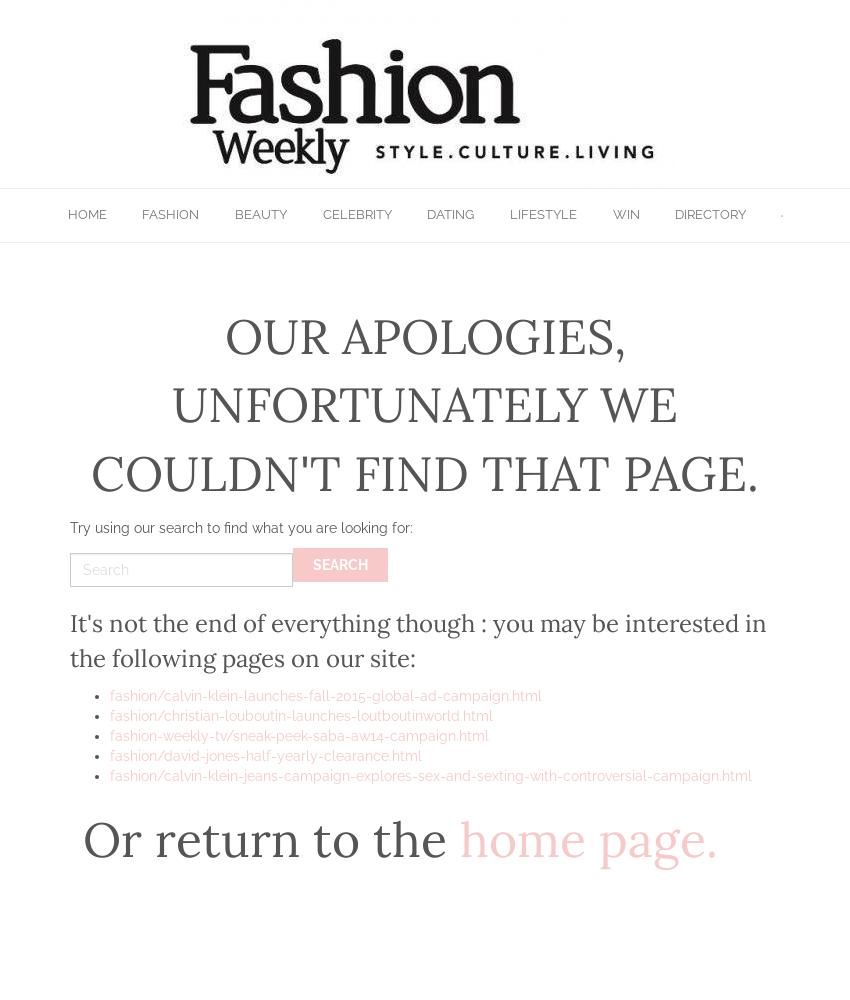 The image size is (850, 1000). I want to click on 'Celebrity', so click(355, 213).